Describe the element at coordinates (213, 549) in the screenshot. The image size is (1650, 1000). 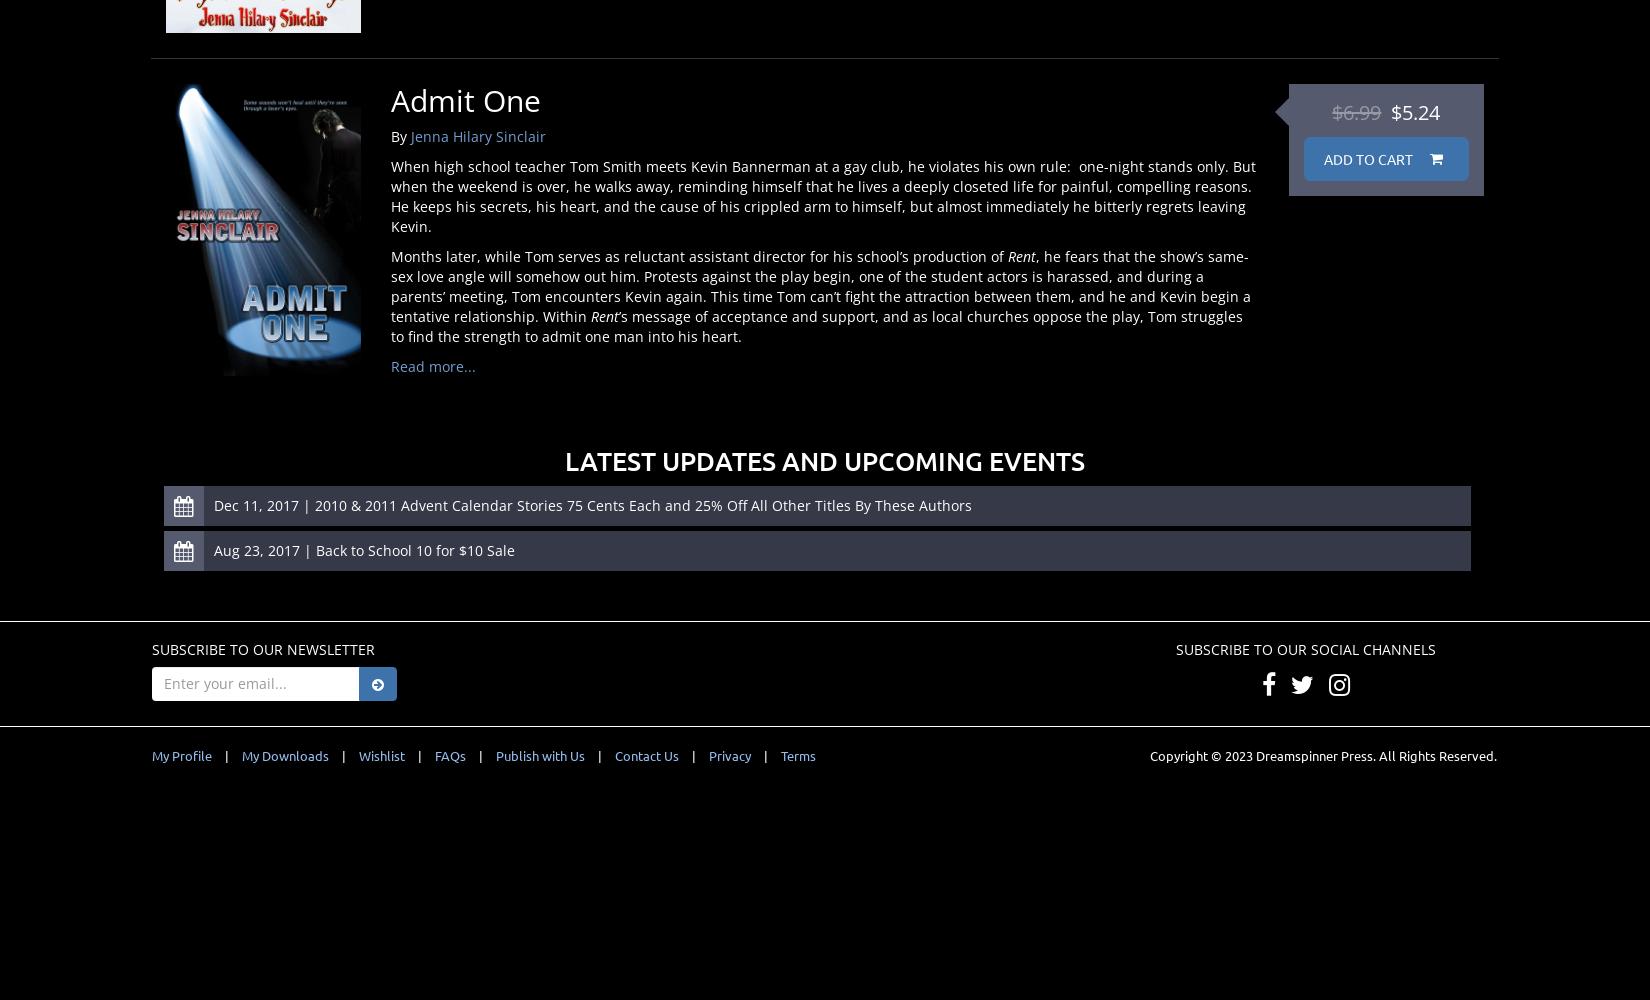
I see `'Aug 23, 2017 | Back to School 10 for $10 Sale'` at that location.